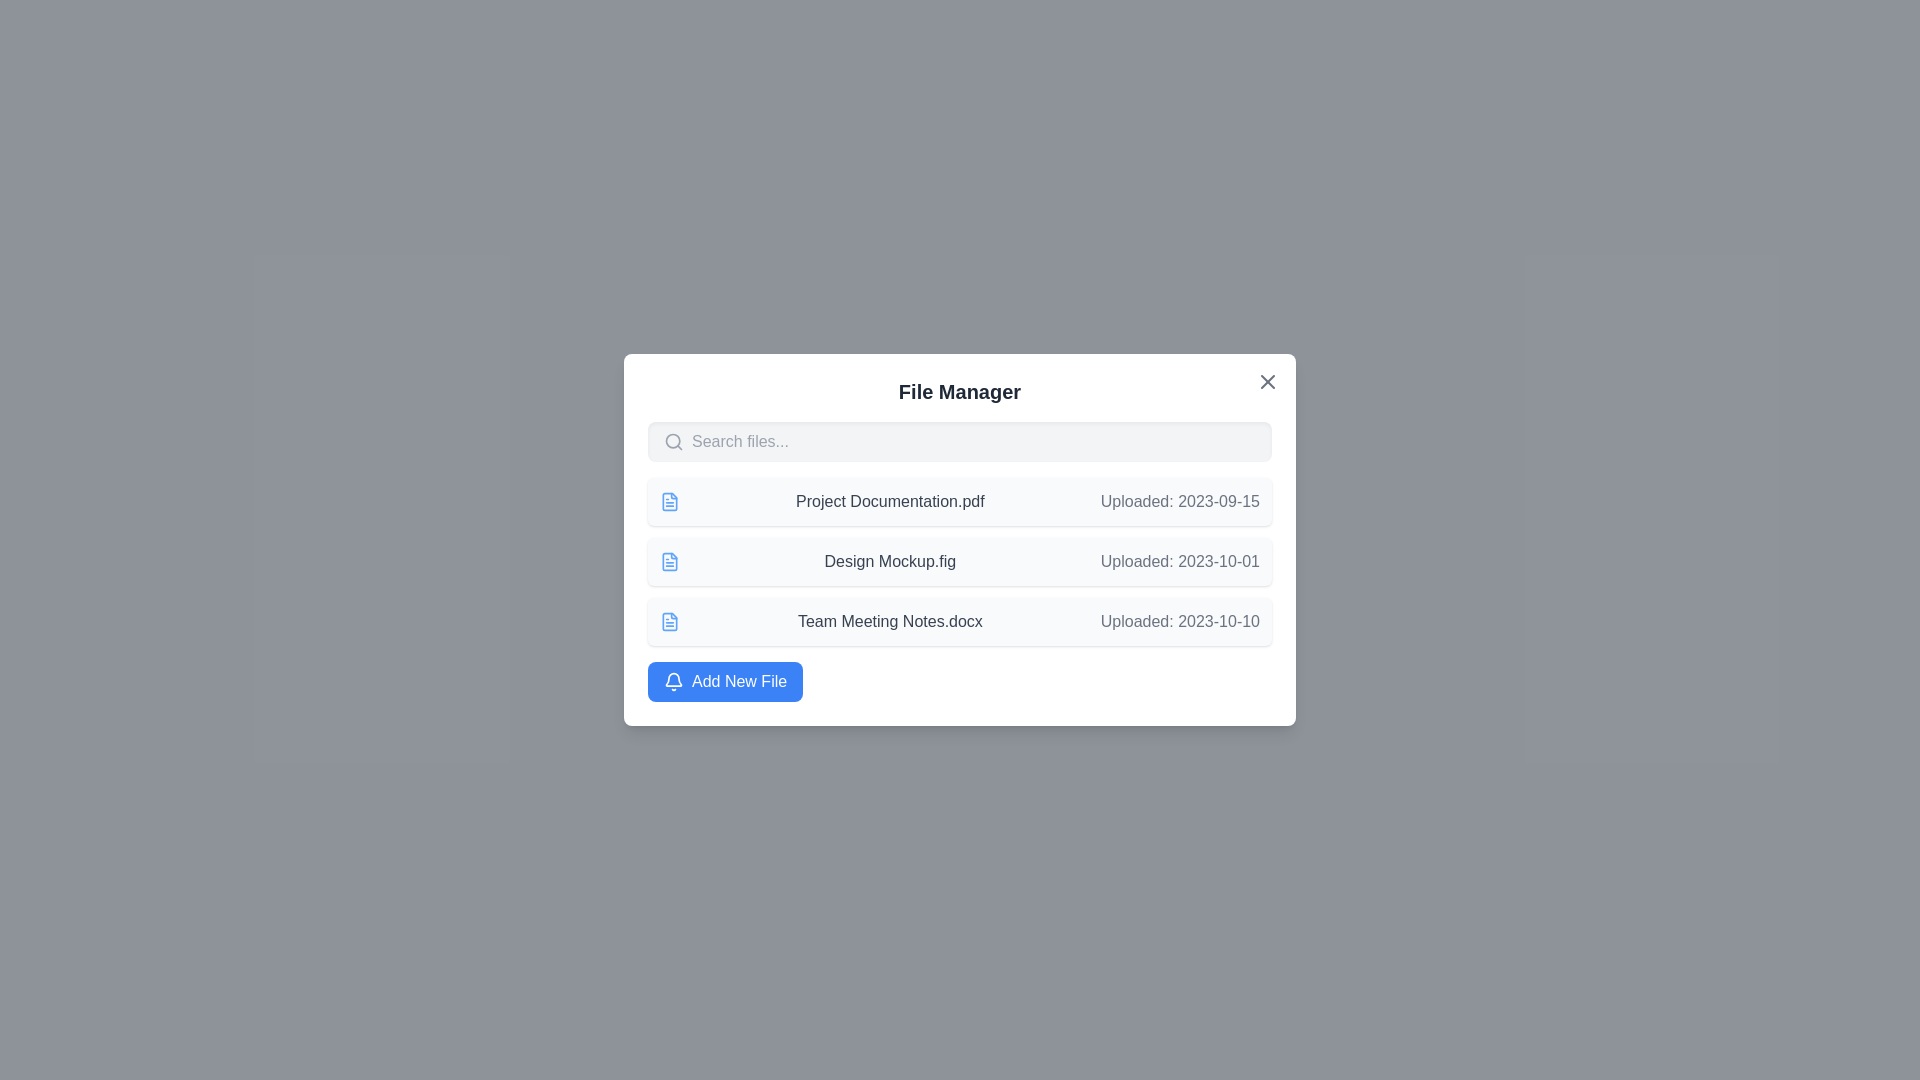 The width and height of the screenshot is (1920, 1080). What do you see at coordinates (889, 620) in the screenshot?
I see `the third file name display in the file manager interface, located between a blue file icon and a gray 'Uploaded: 2023-10-10' tag` at bounding box center [889, 620].